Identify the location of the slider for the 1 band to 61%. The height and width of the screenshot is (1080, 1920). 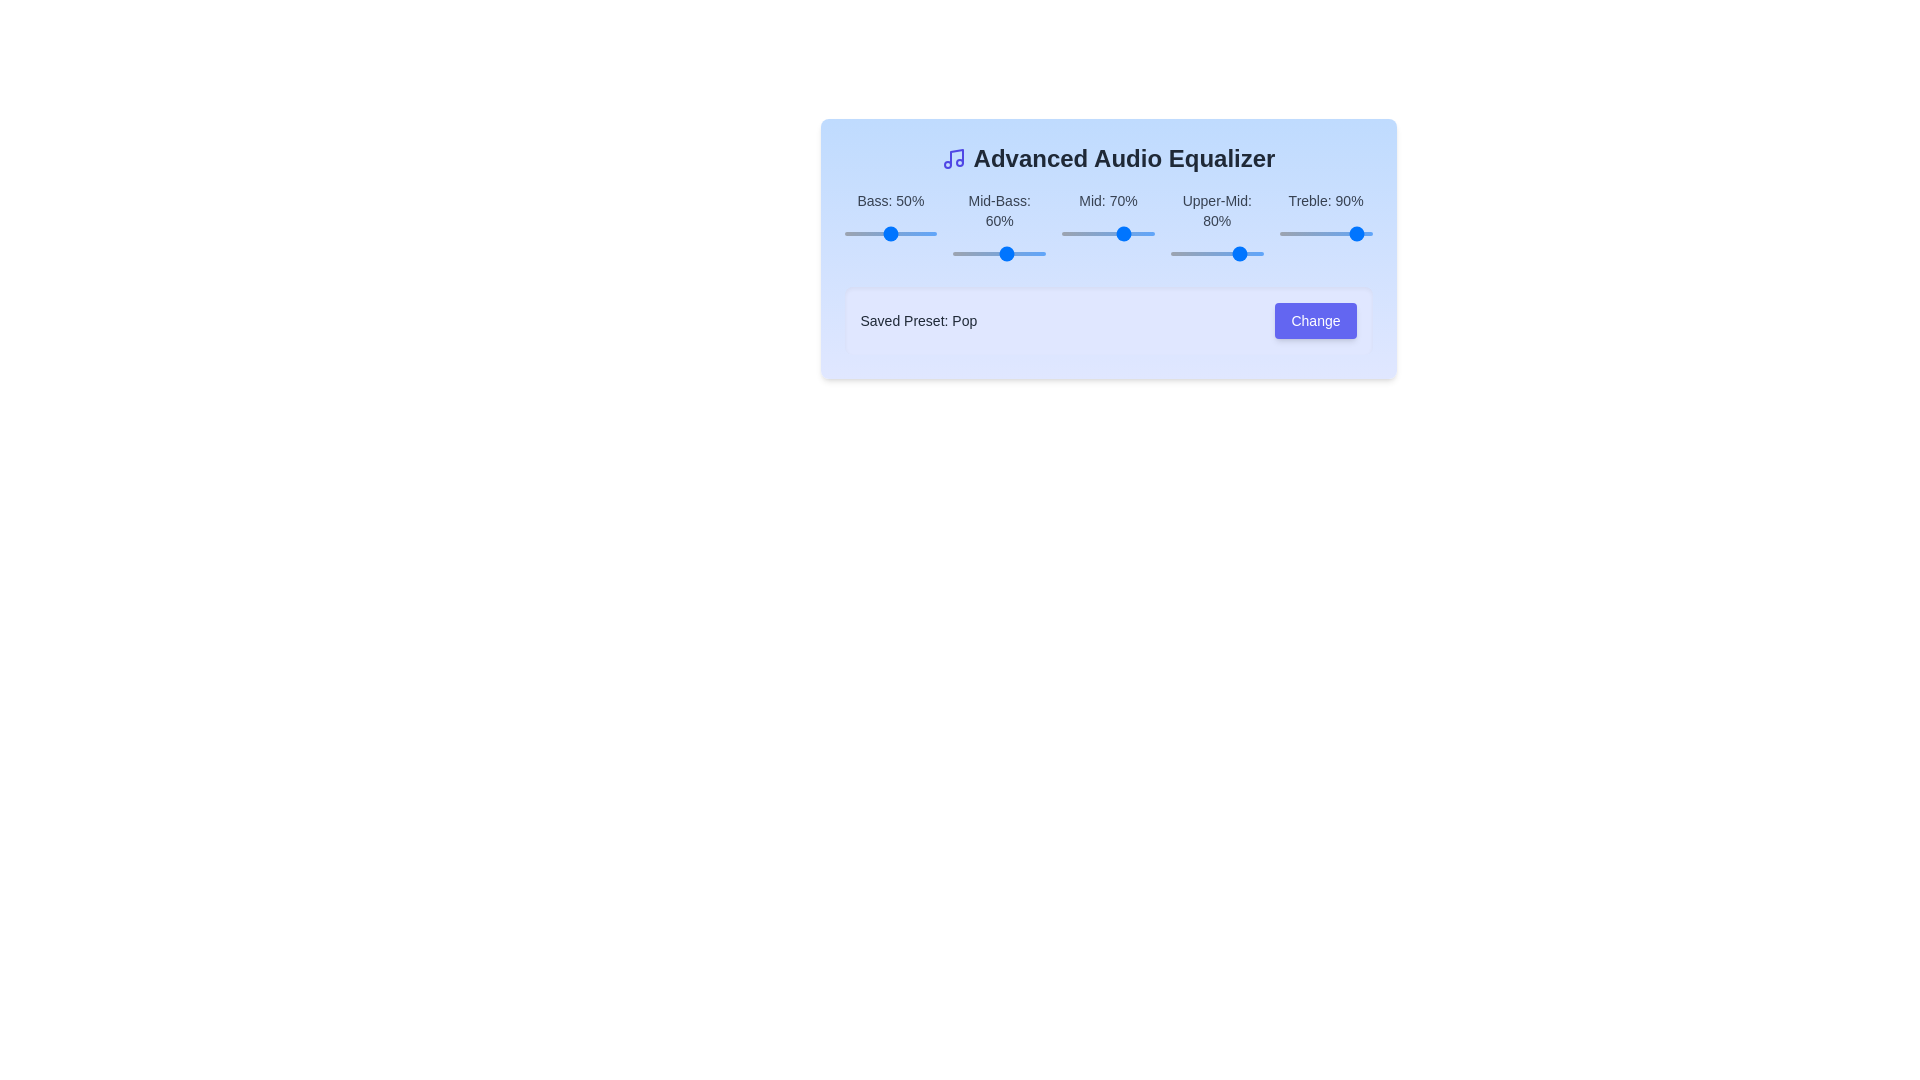
(1059, 253).